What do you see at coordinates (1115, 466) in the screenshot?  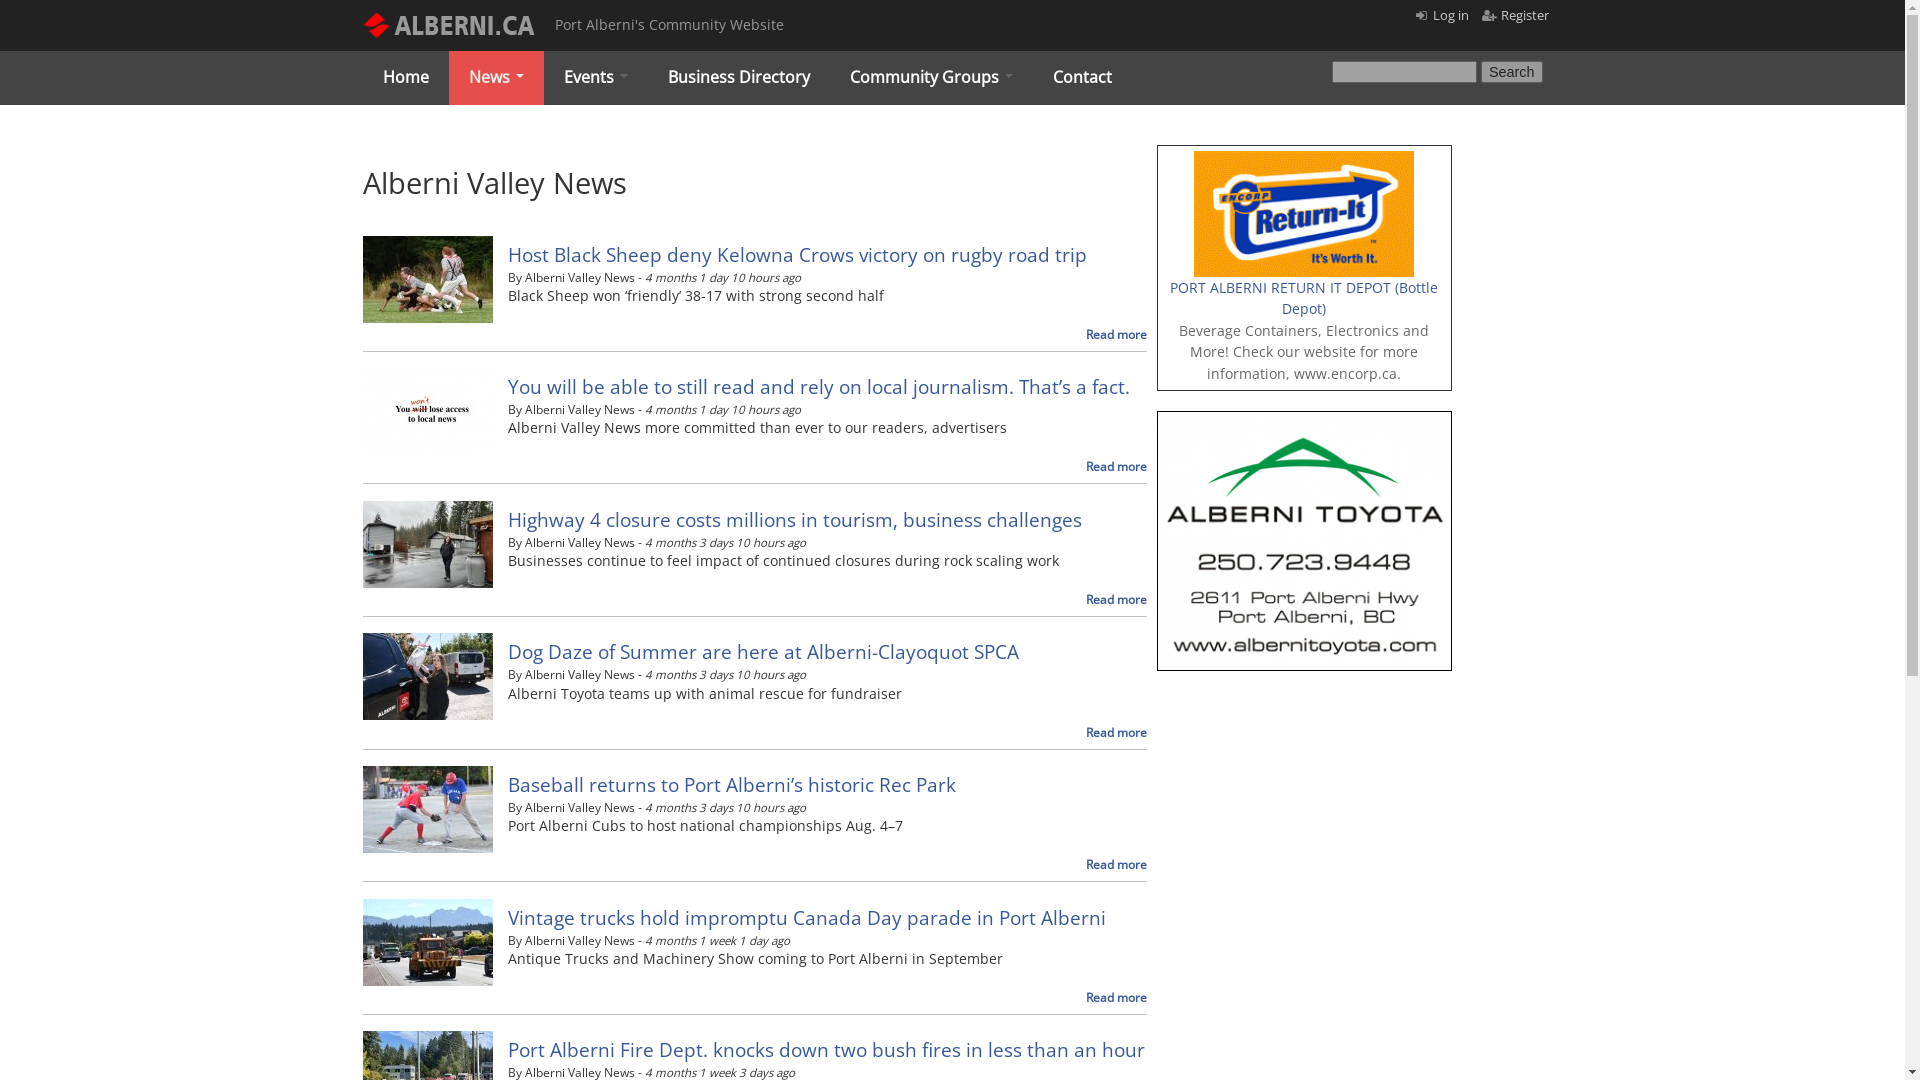 I see `'Read more'` at bounding box center [1115, 466].